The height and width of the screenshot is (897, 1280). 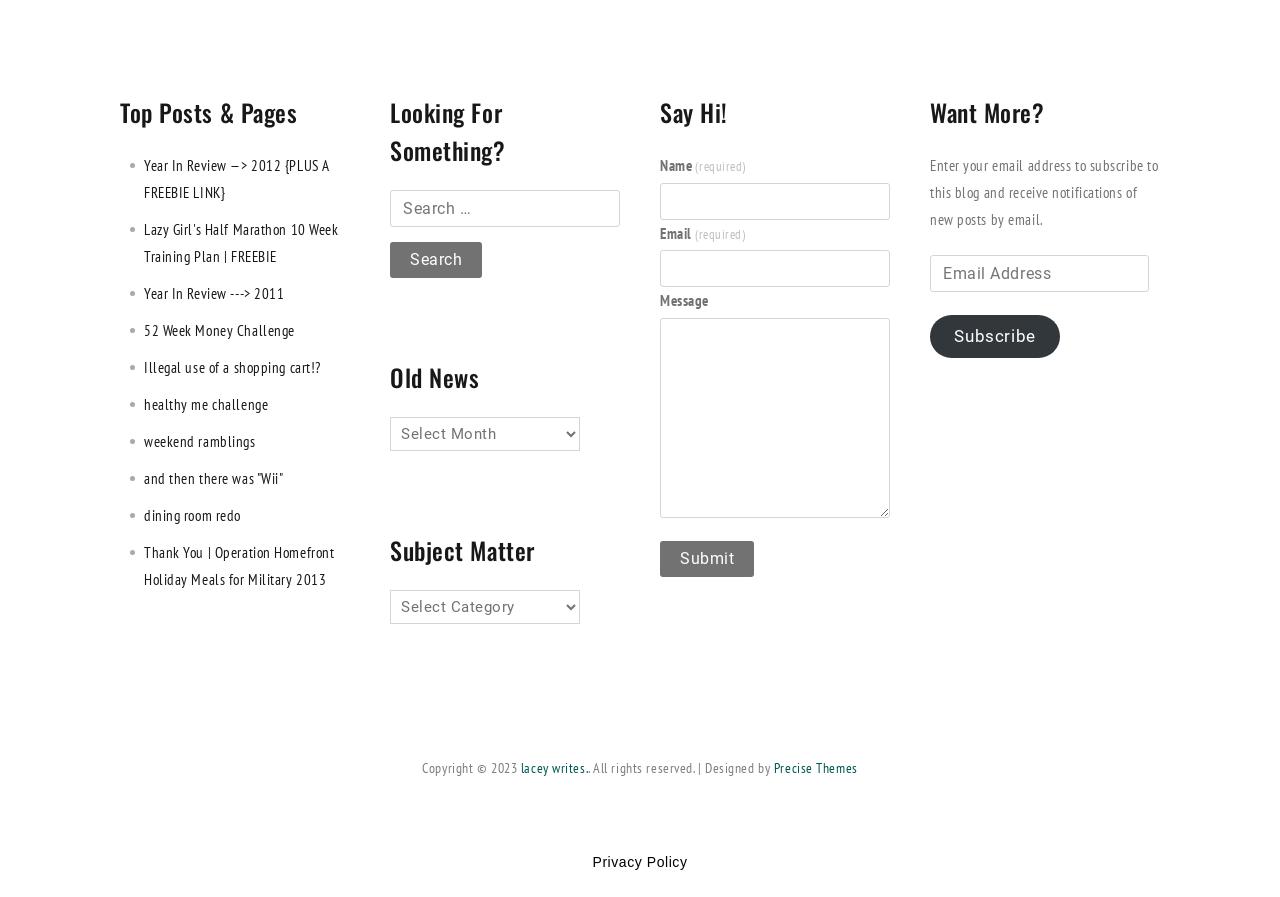 What do you see at coordinates (192, 514) in the screenshot?
I see `'dining room redo'` at bounding box center [192, 514].